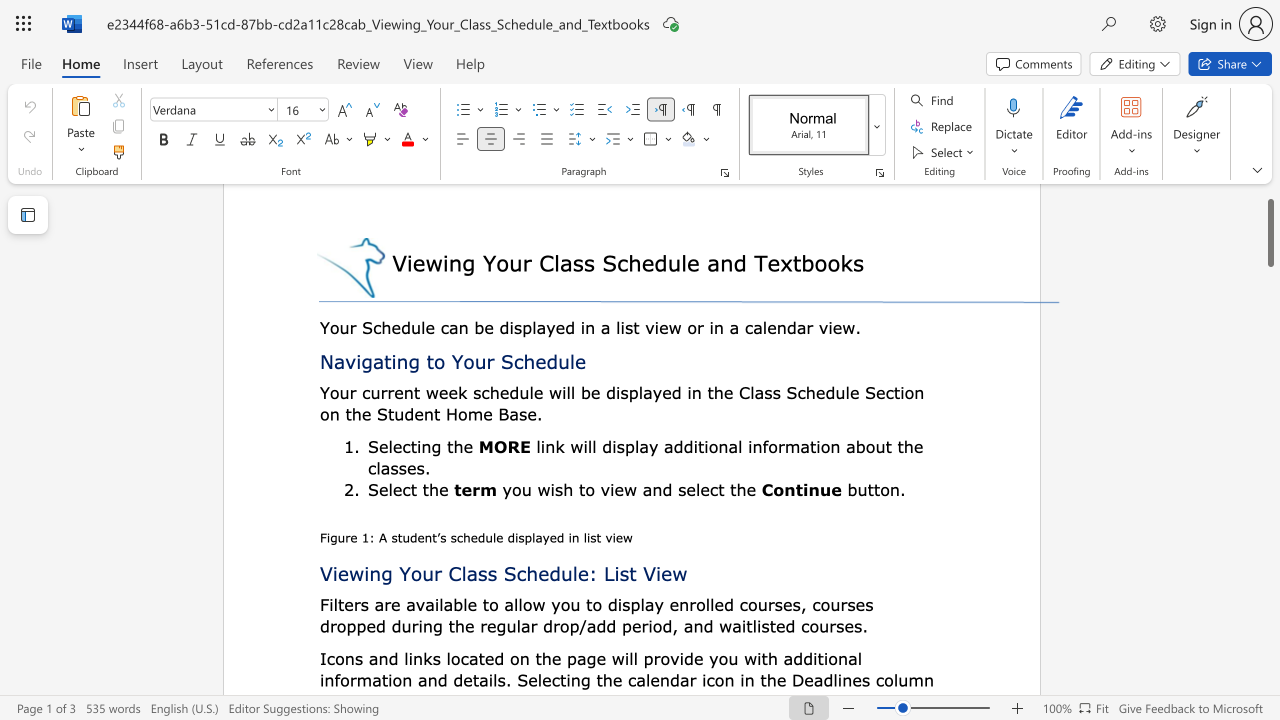 Image resolution: width=1280 pixels, height=720 pixels. Describe the element at coordinates (1269, 232) in the screenshot. I see `the scrollbar and move down 1040 pixels` at that location.